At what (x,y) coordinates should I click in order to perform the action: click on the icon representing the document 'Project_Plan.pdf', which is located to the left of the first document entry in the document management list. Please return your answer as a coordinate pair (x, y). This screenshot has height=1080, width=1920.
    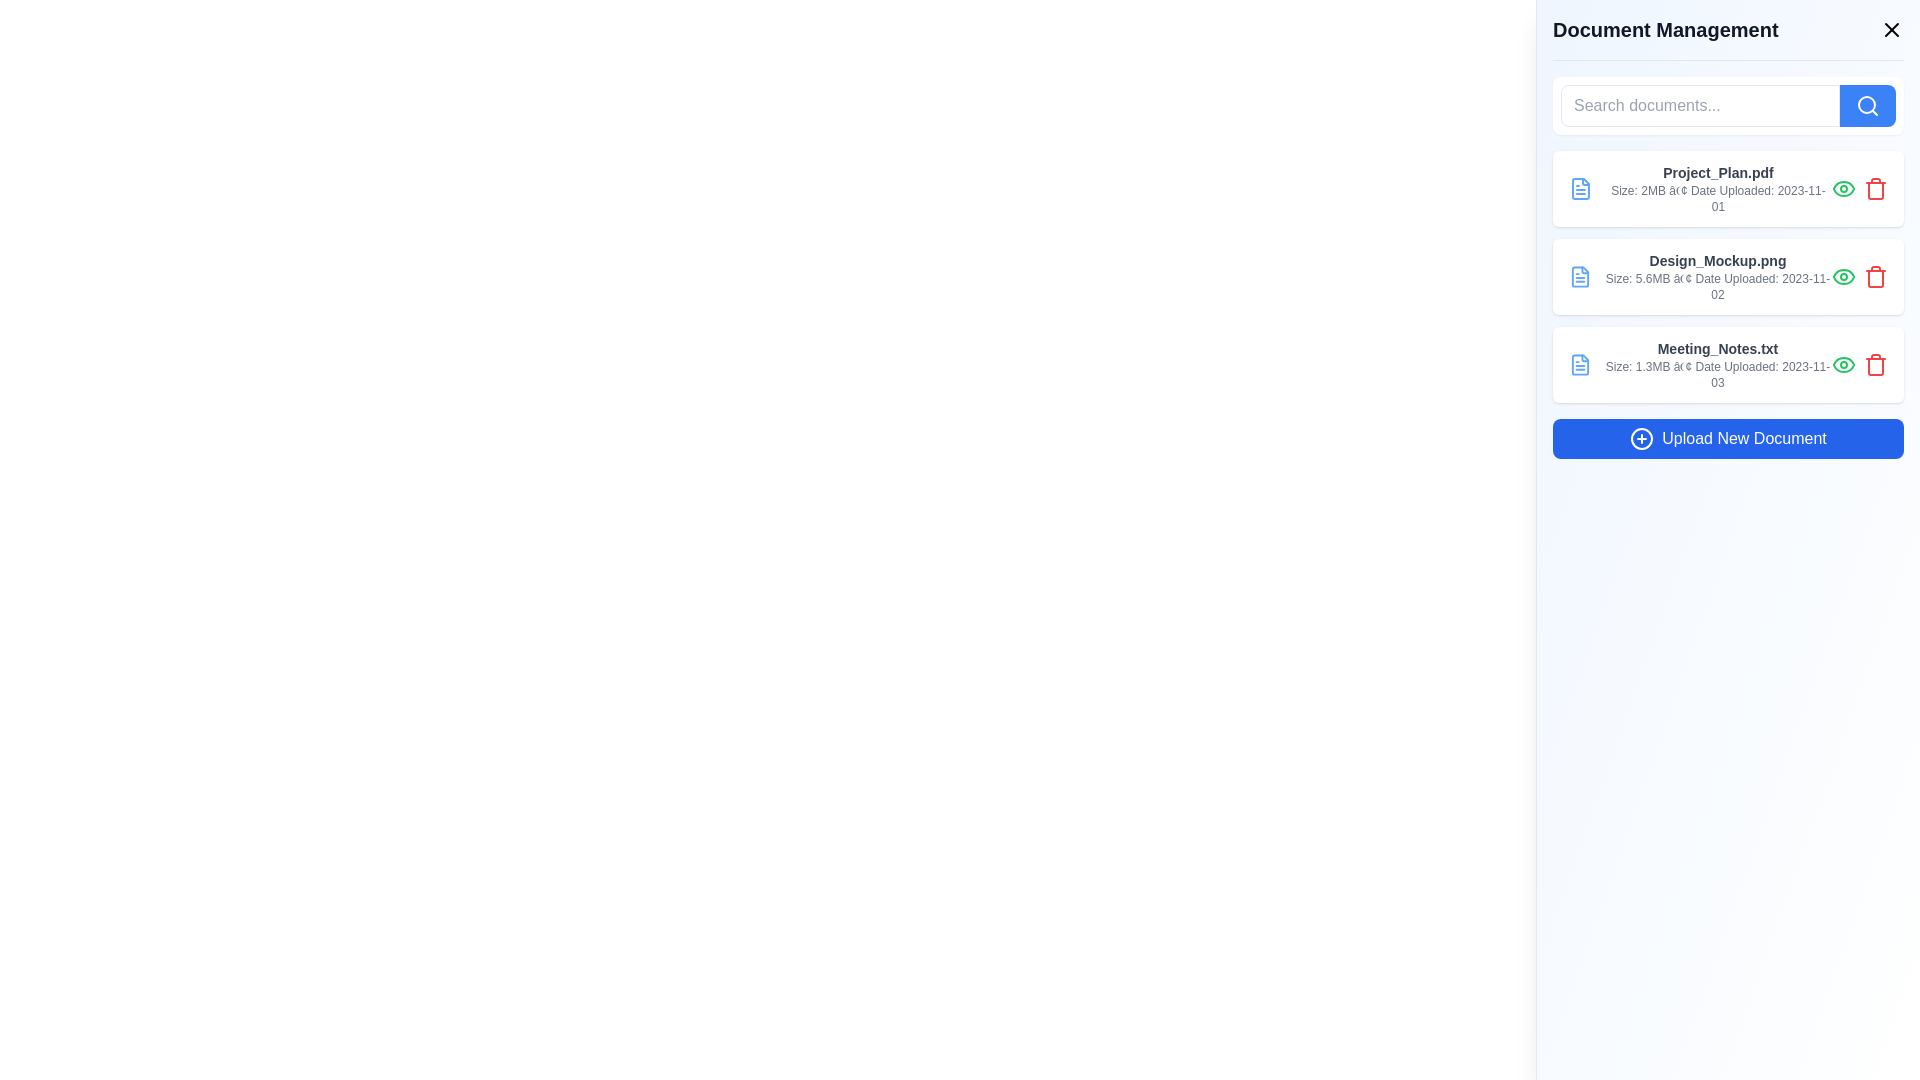
    Looking at the image, I should click on (1579, 189).